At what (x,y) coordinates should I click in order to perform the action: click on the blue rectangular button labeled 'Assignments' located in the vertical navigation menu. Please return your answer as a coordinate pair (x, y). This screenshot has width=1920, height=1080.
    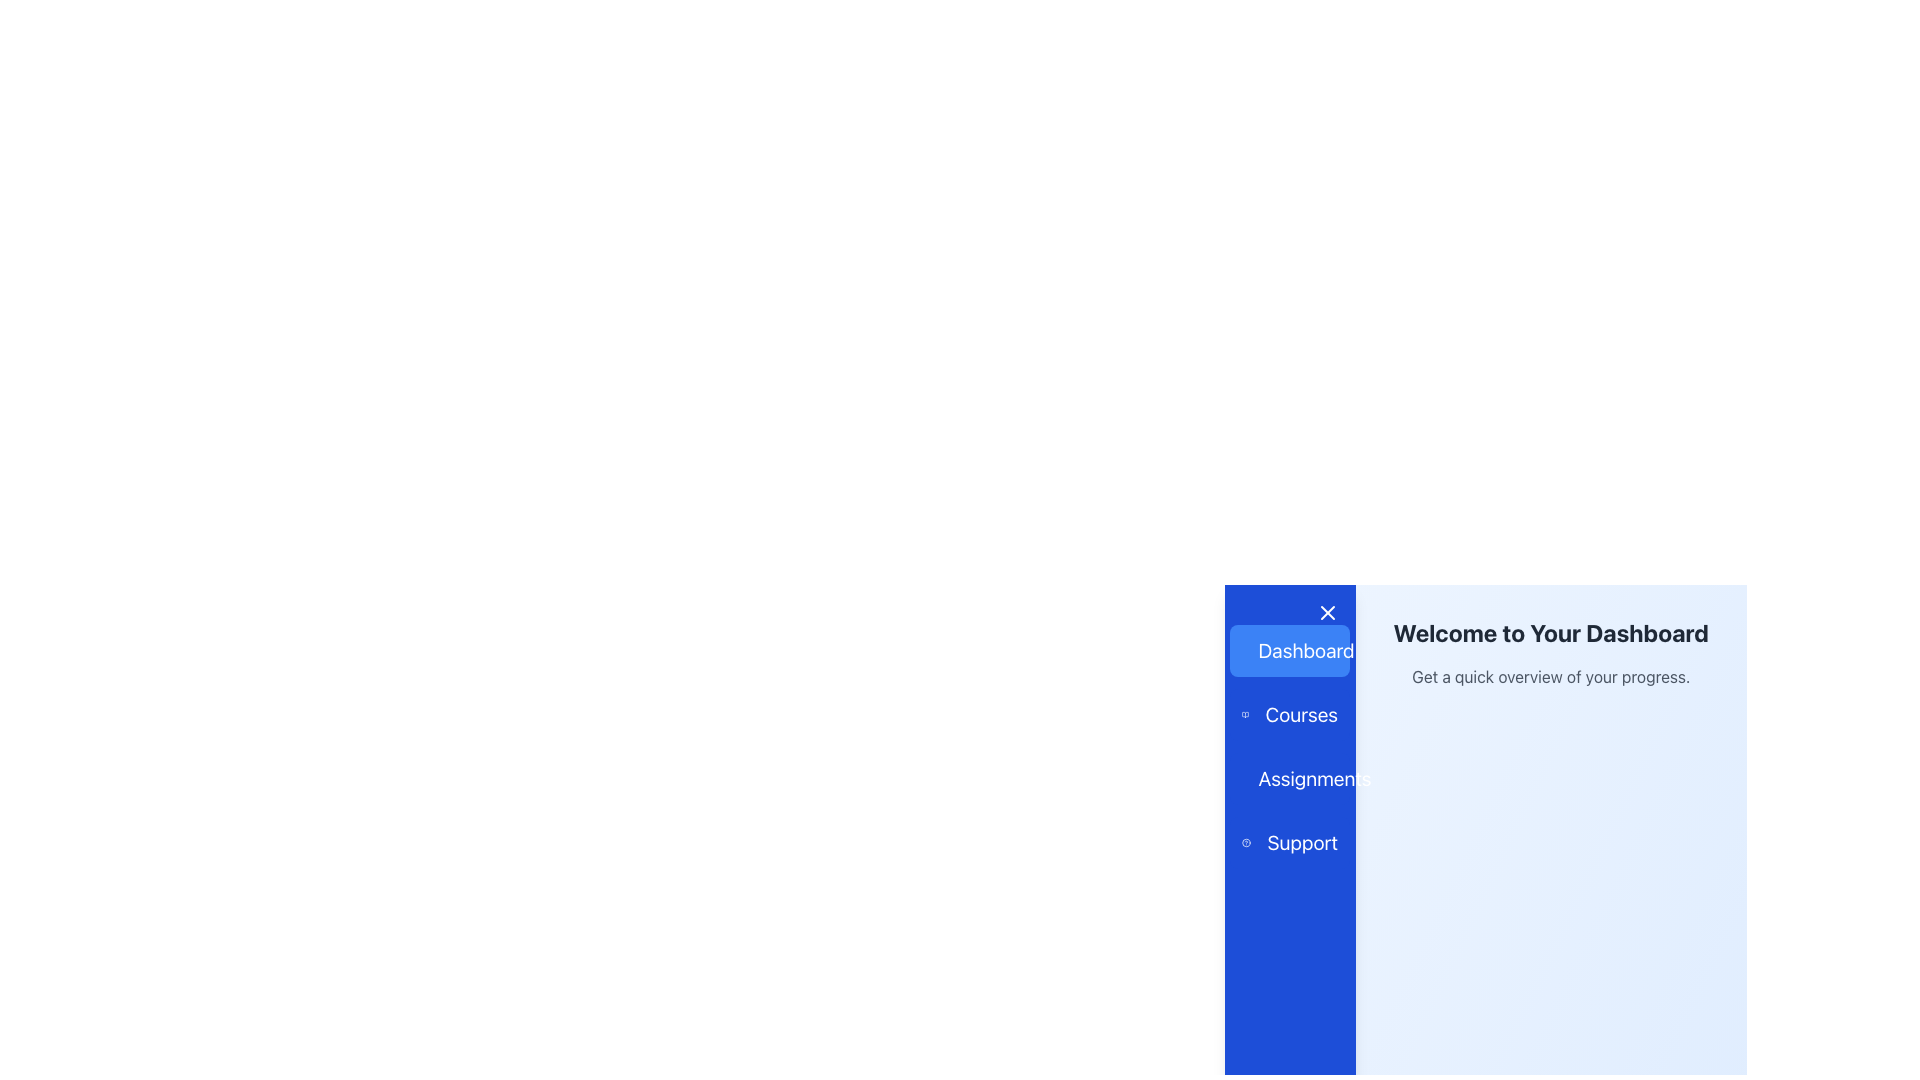
    Looking at the image, I should click on (1290, 778).